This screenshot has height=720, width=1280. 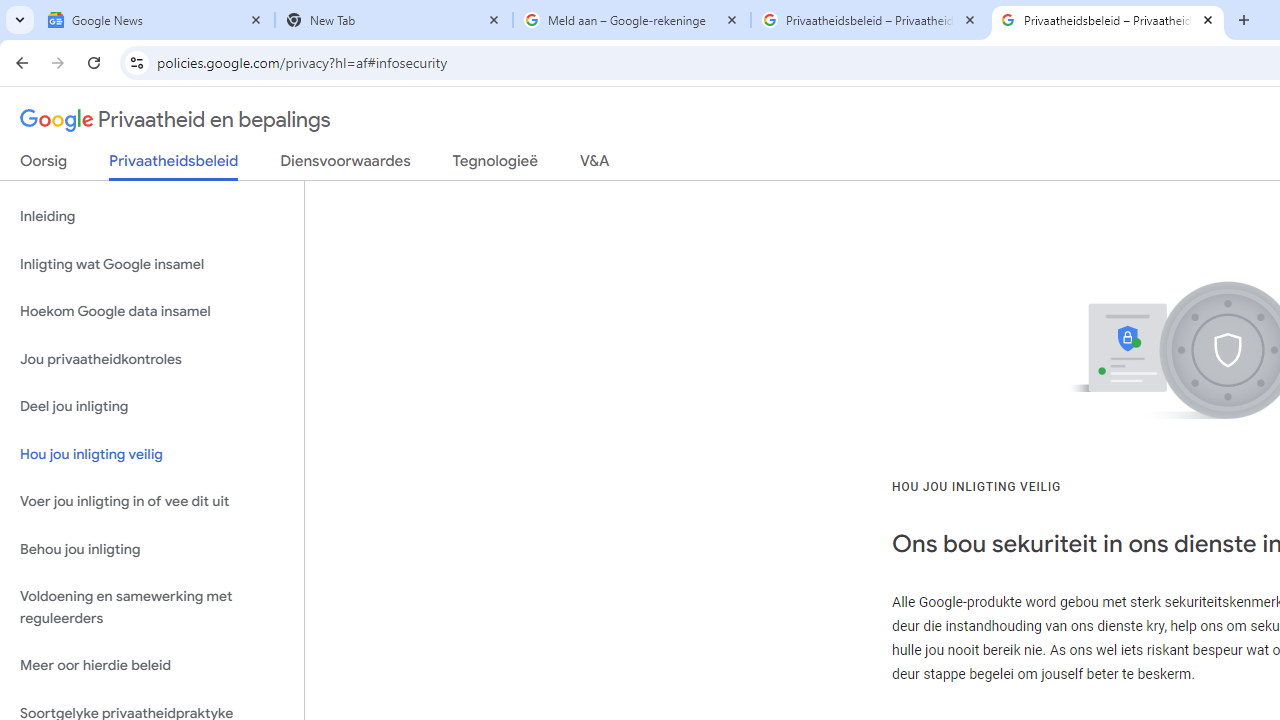 What do you see at coordinates (151, 263) in the screenshot?
I see `'Inligting wat Google insamel'` at bounding box center [151, 263].